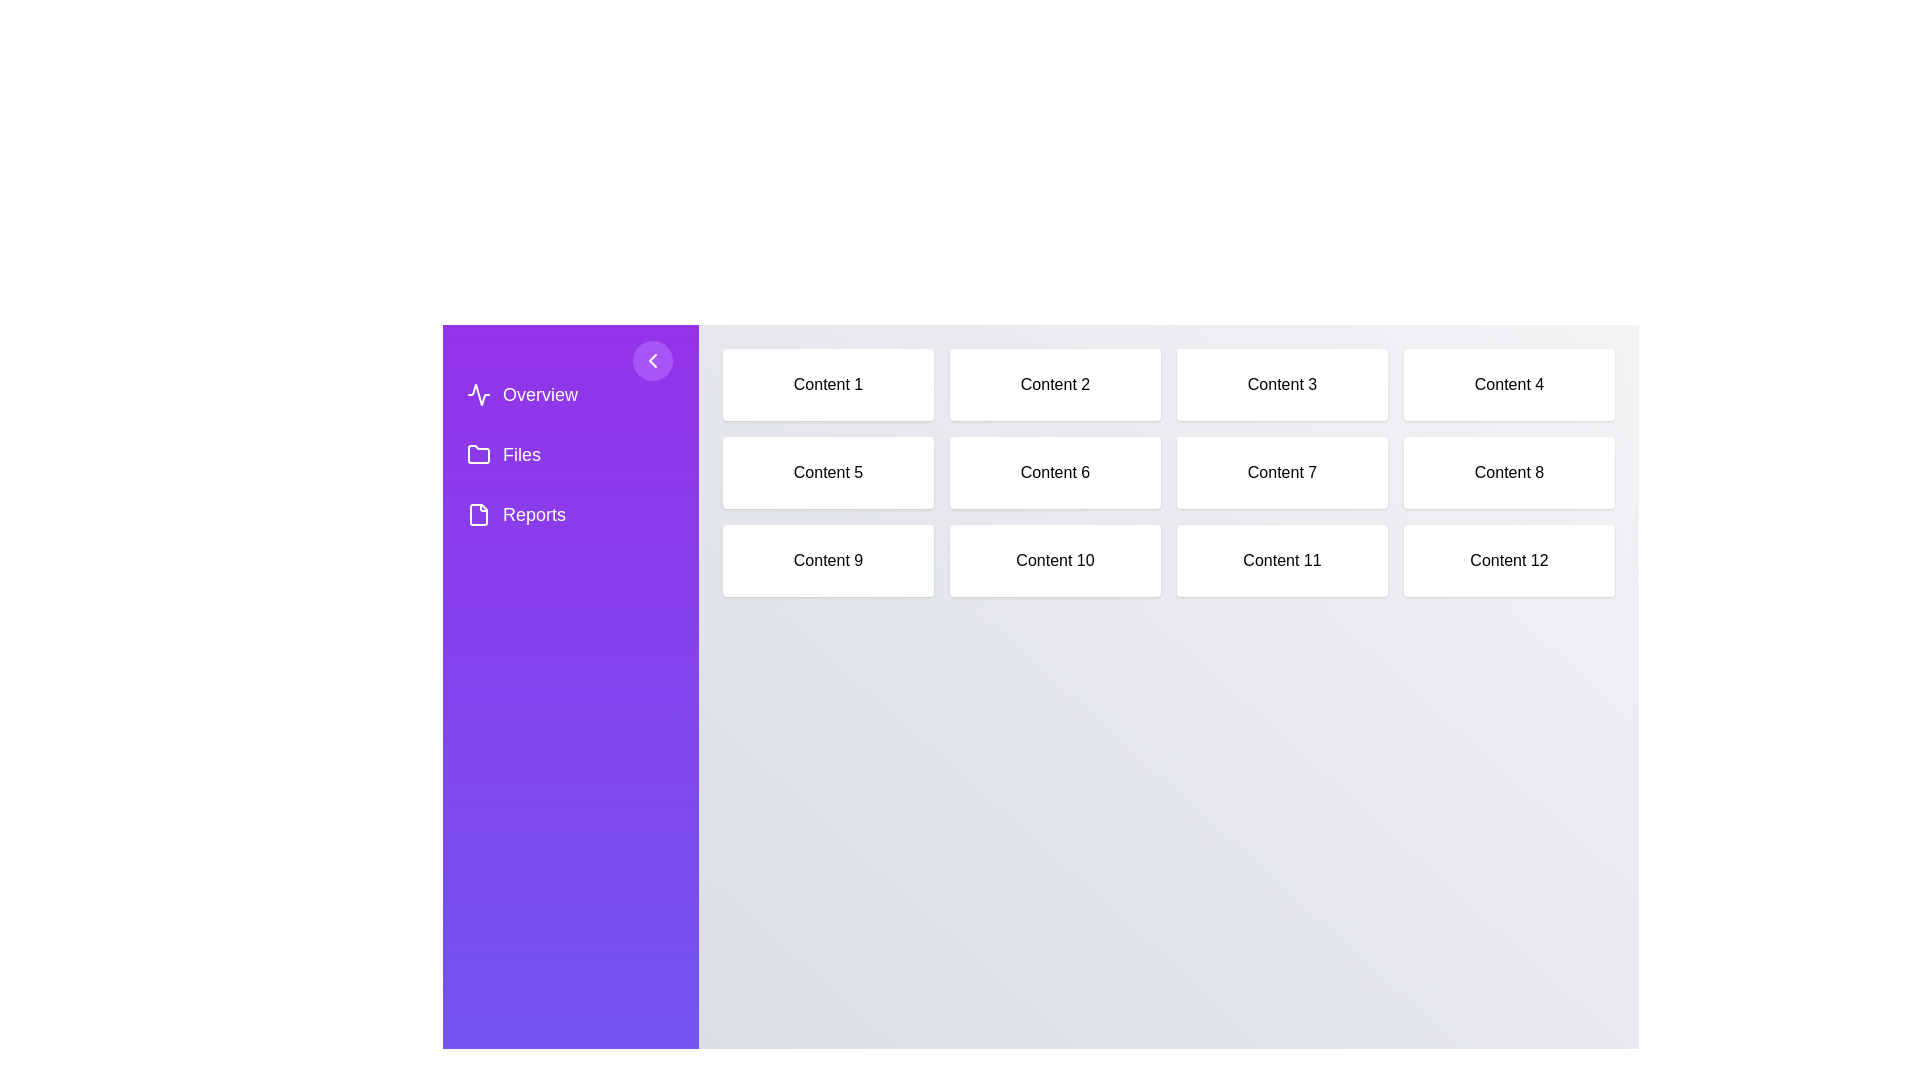 This screenshot has height=1080, width=1920. What do you see at coordinates (570, 394) in the screenshot?
I see `the navigation item labeled Overview to highlight it` at bounding box center [570, 394].